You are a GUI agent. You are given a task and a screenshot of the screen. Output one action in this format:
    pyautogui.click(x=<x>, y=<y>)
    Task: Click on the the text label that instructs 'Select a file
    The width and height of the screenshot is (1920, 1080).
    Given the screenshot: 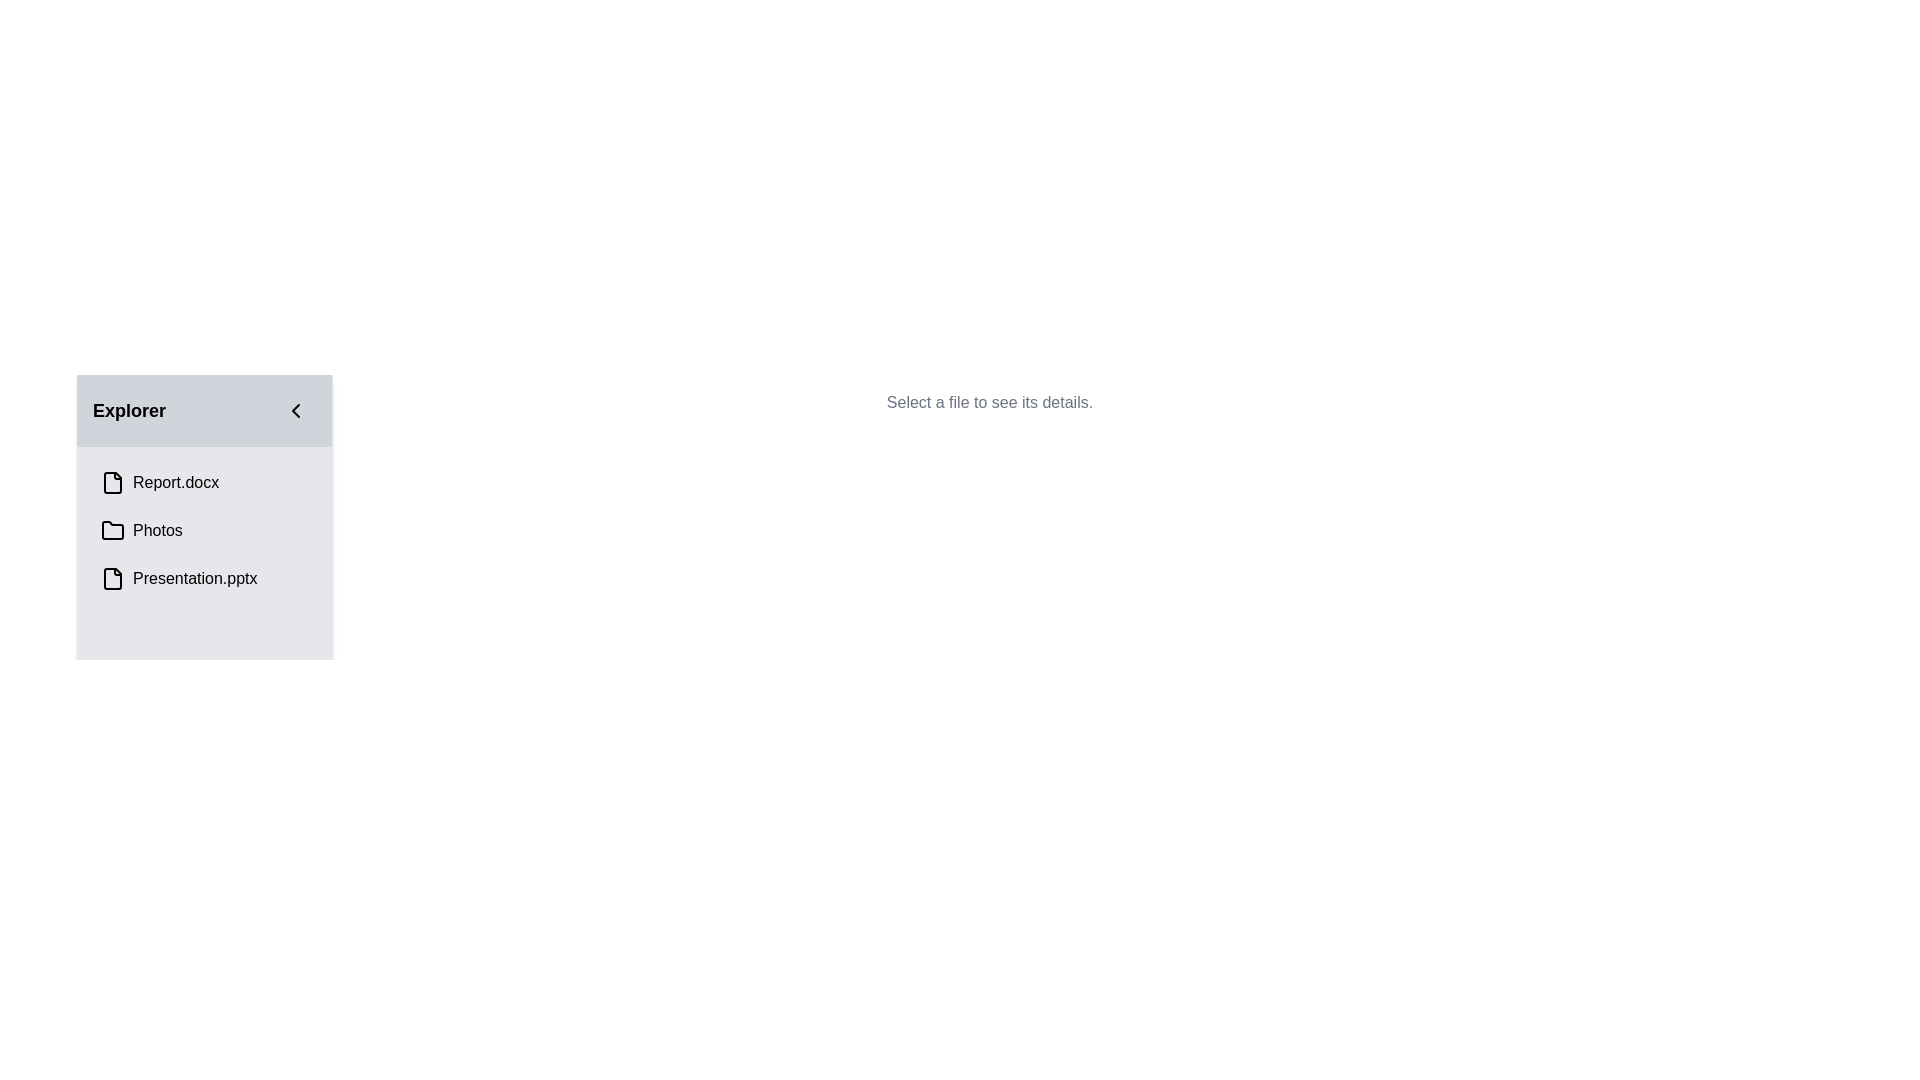 What is the action you would take?
    pyautogui.click(x=989, y=402)
    